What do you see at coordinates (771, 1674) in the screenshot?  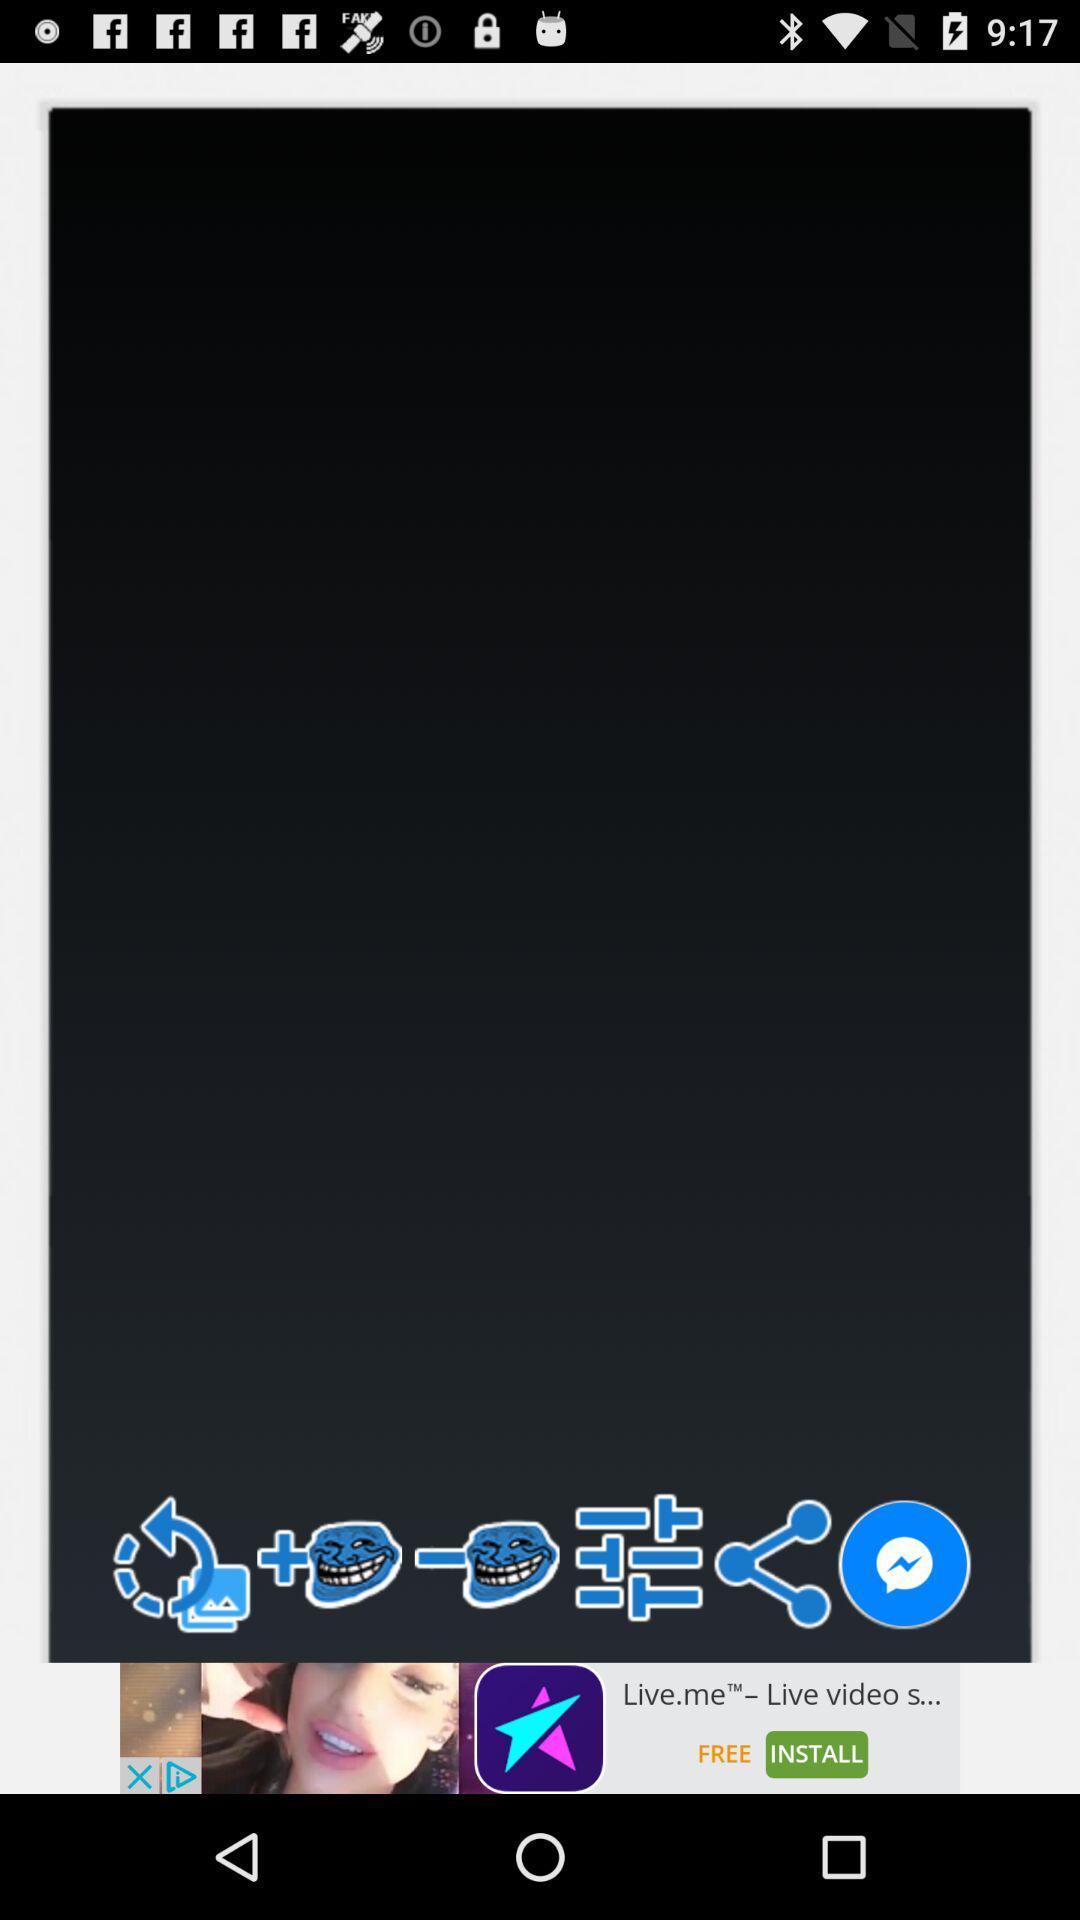 I see `the share icon` at bounding box center [771, 1674].